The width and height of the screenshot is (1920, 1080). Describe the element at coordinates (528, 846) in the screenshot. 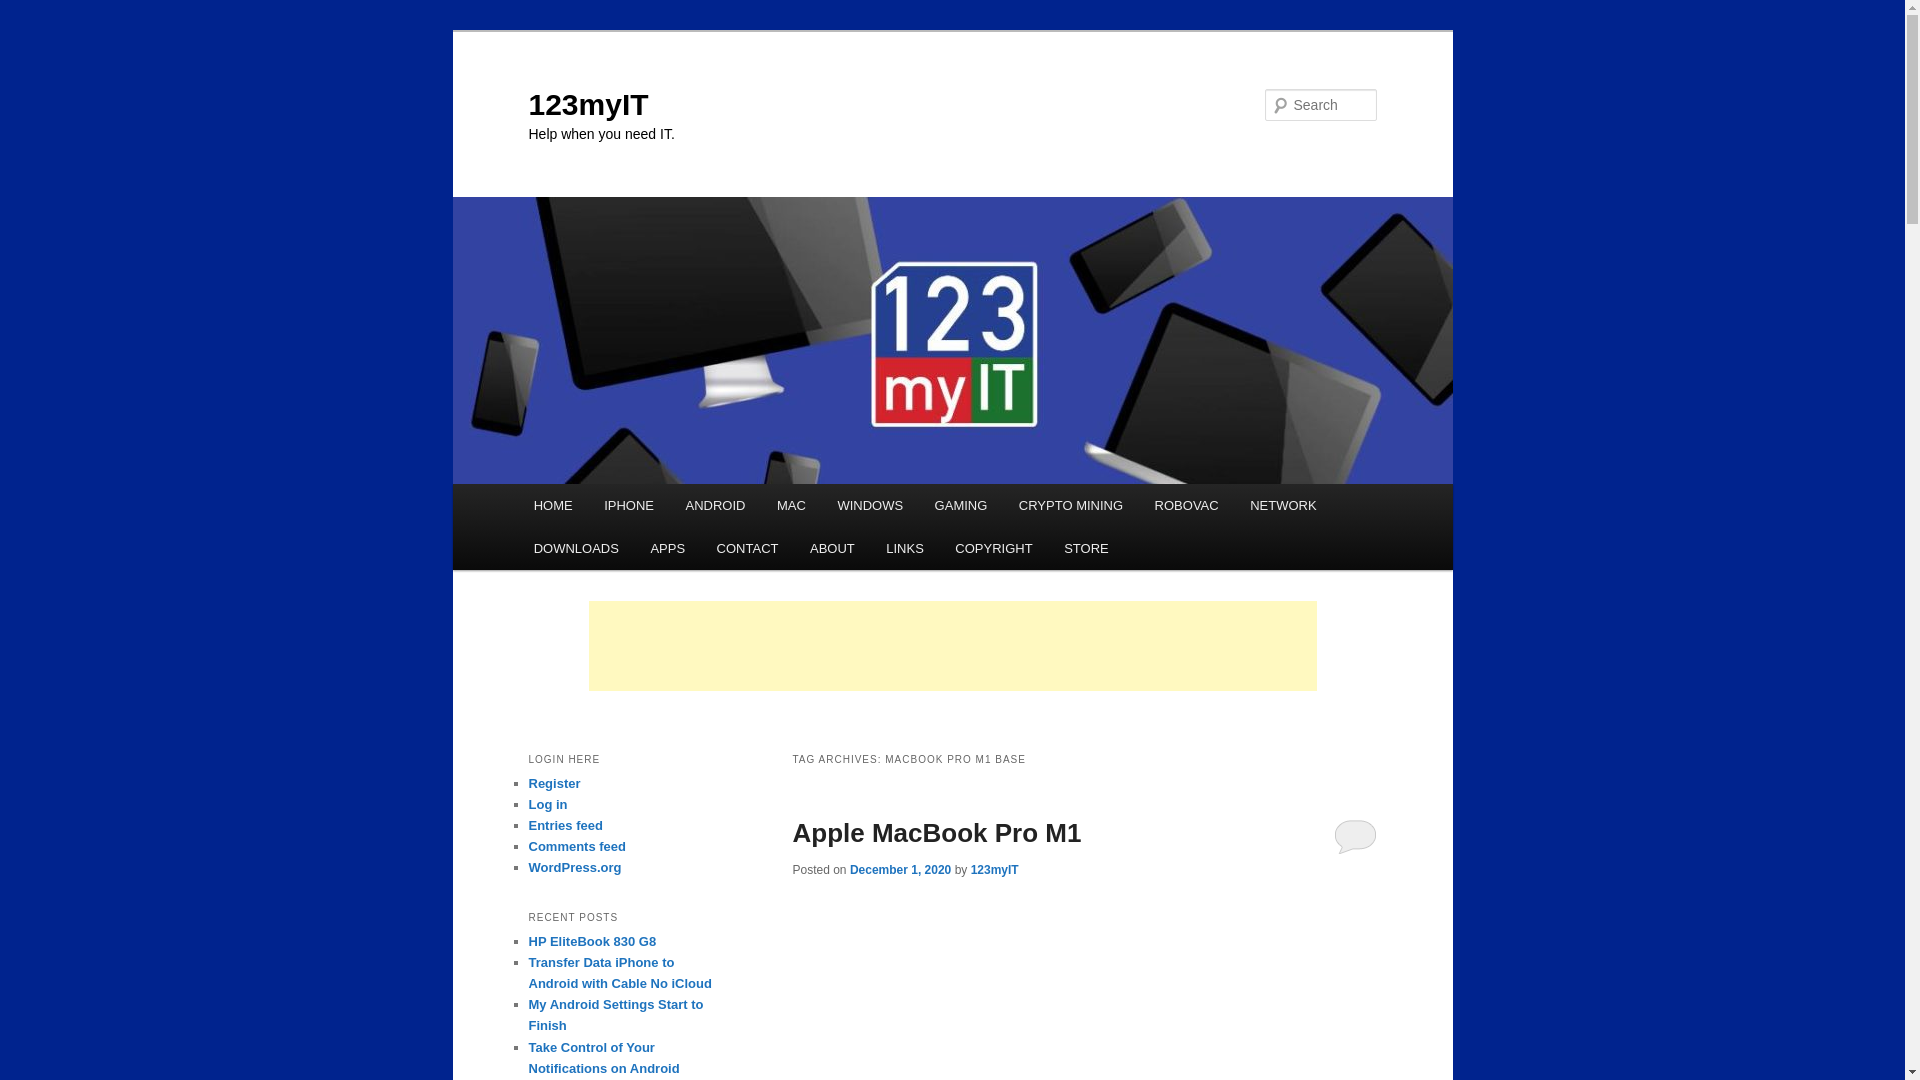

I see `'Comments feed'` at that location.